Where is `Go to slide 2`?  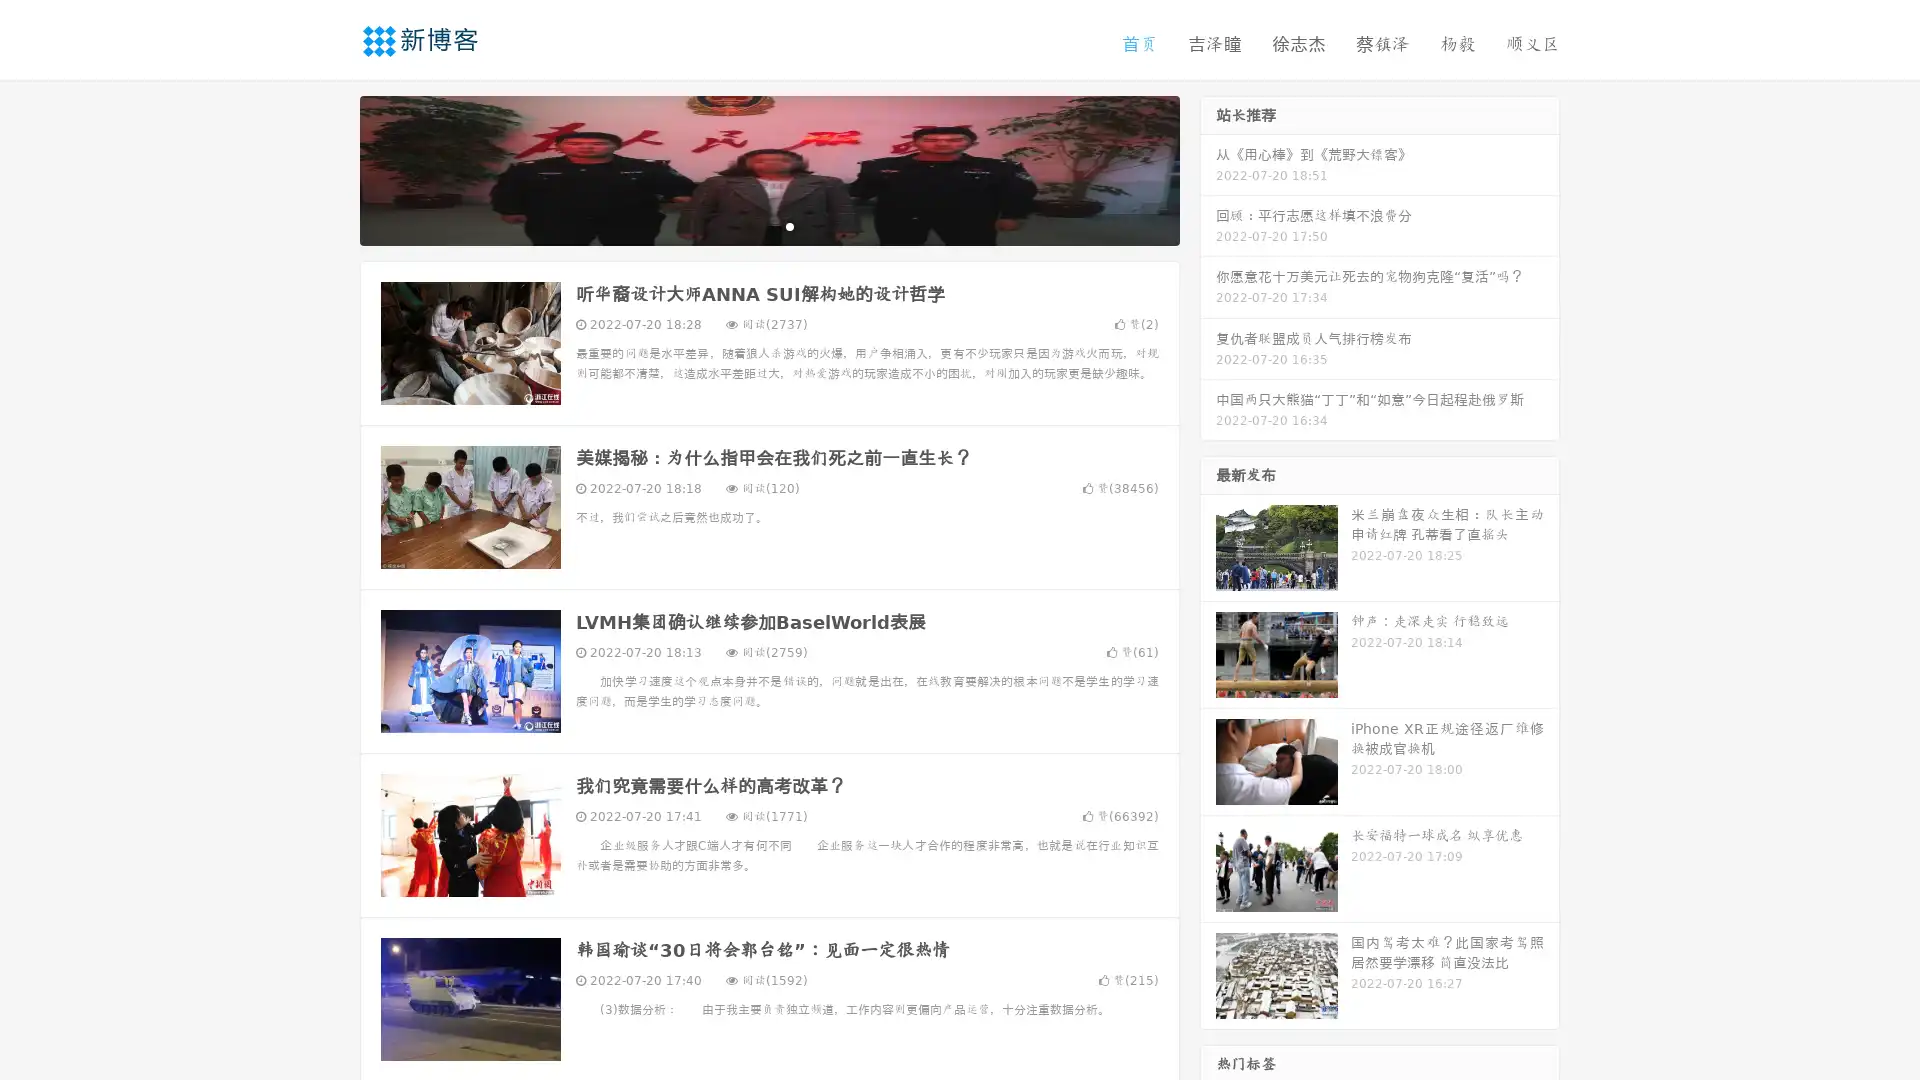 Go to slide 2 is located at coordinates (768, 225).